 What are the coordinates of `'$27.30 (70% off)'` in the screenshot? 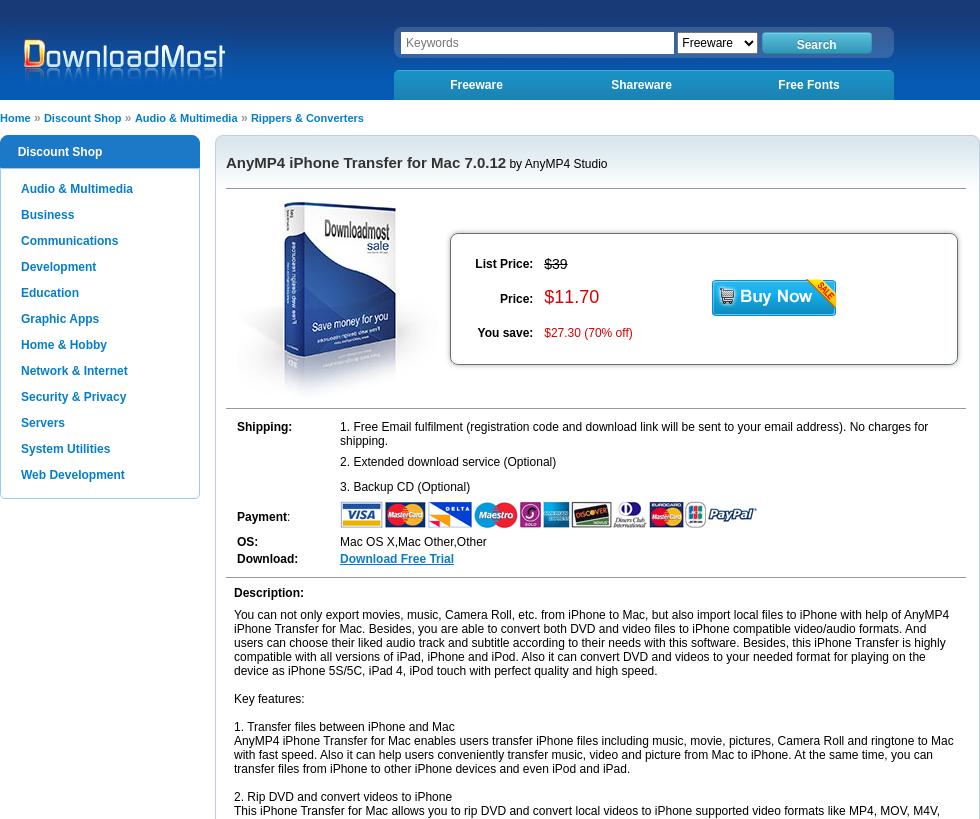 It's located at (588, 332).